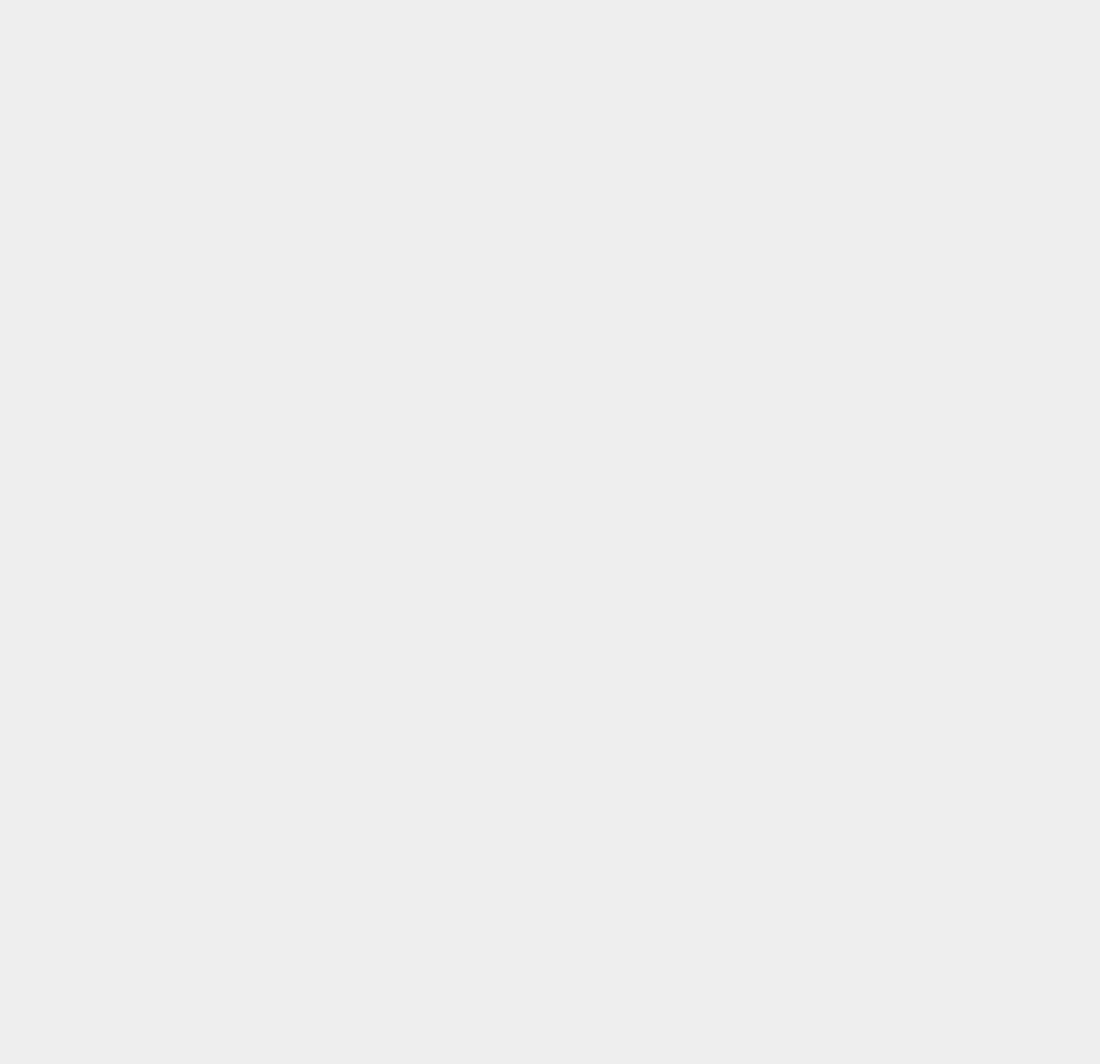 The image size is (1100, 1064). Describe the element at coordinates (829, 267) in the screenshot. I see `'Google Penguins'` at that location.